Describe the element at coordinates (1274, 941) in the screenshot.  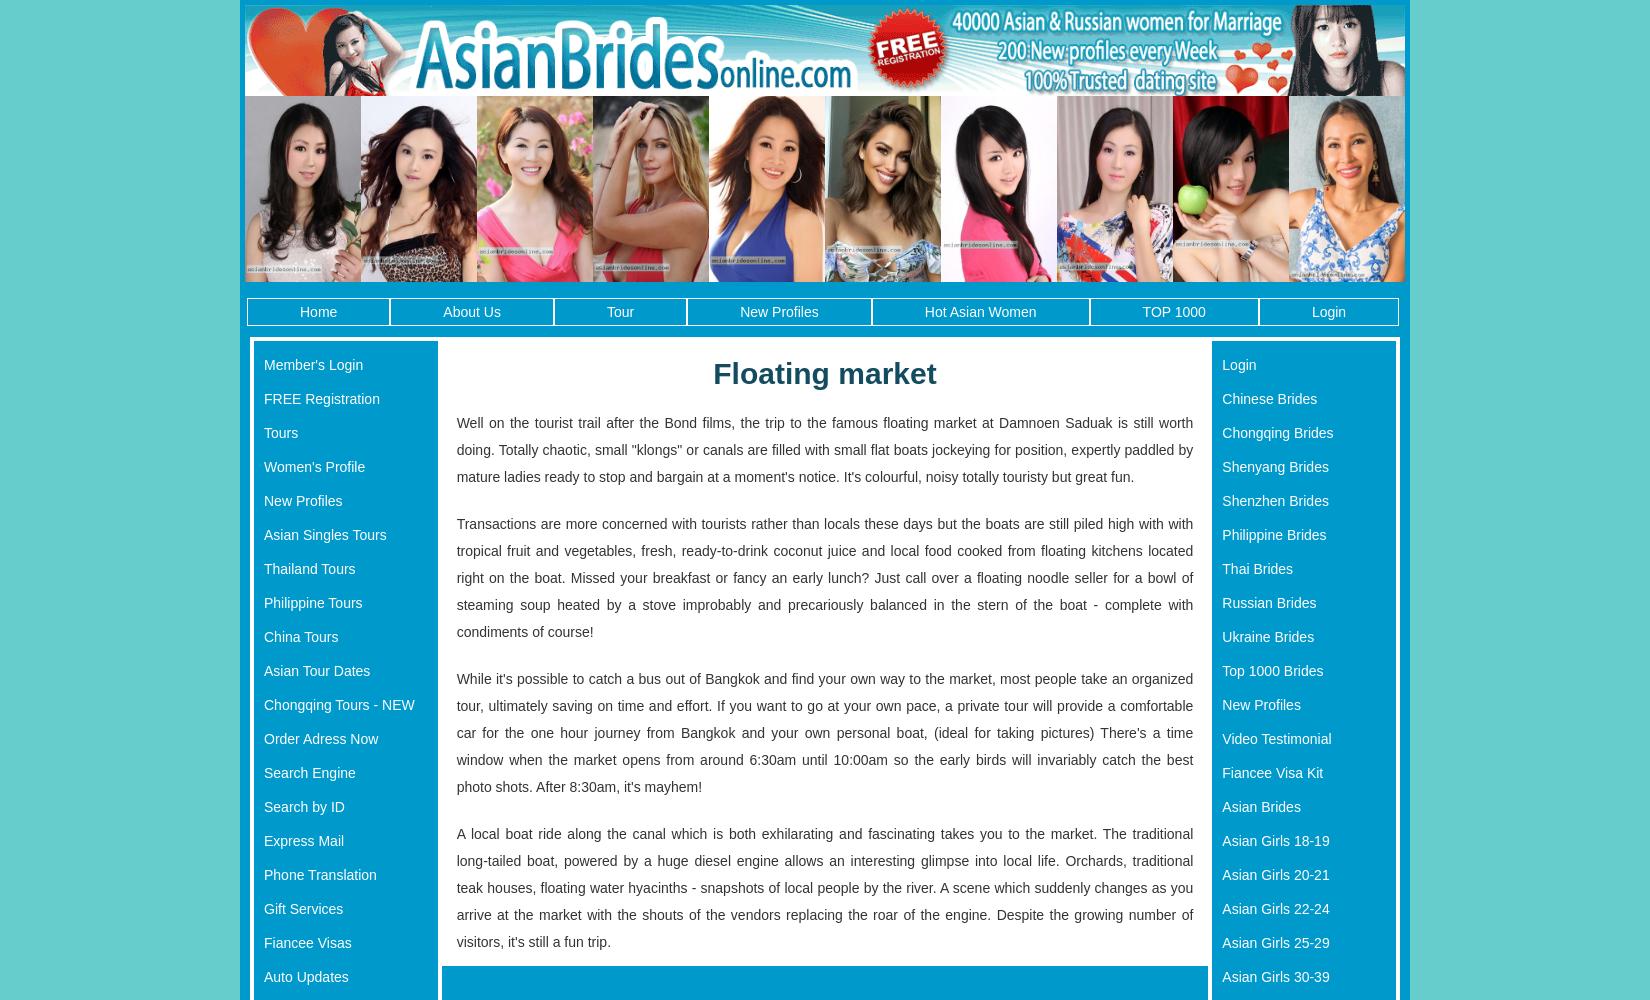
I see `'Asian Girls 25-29'` at that location.